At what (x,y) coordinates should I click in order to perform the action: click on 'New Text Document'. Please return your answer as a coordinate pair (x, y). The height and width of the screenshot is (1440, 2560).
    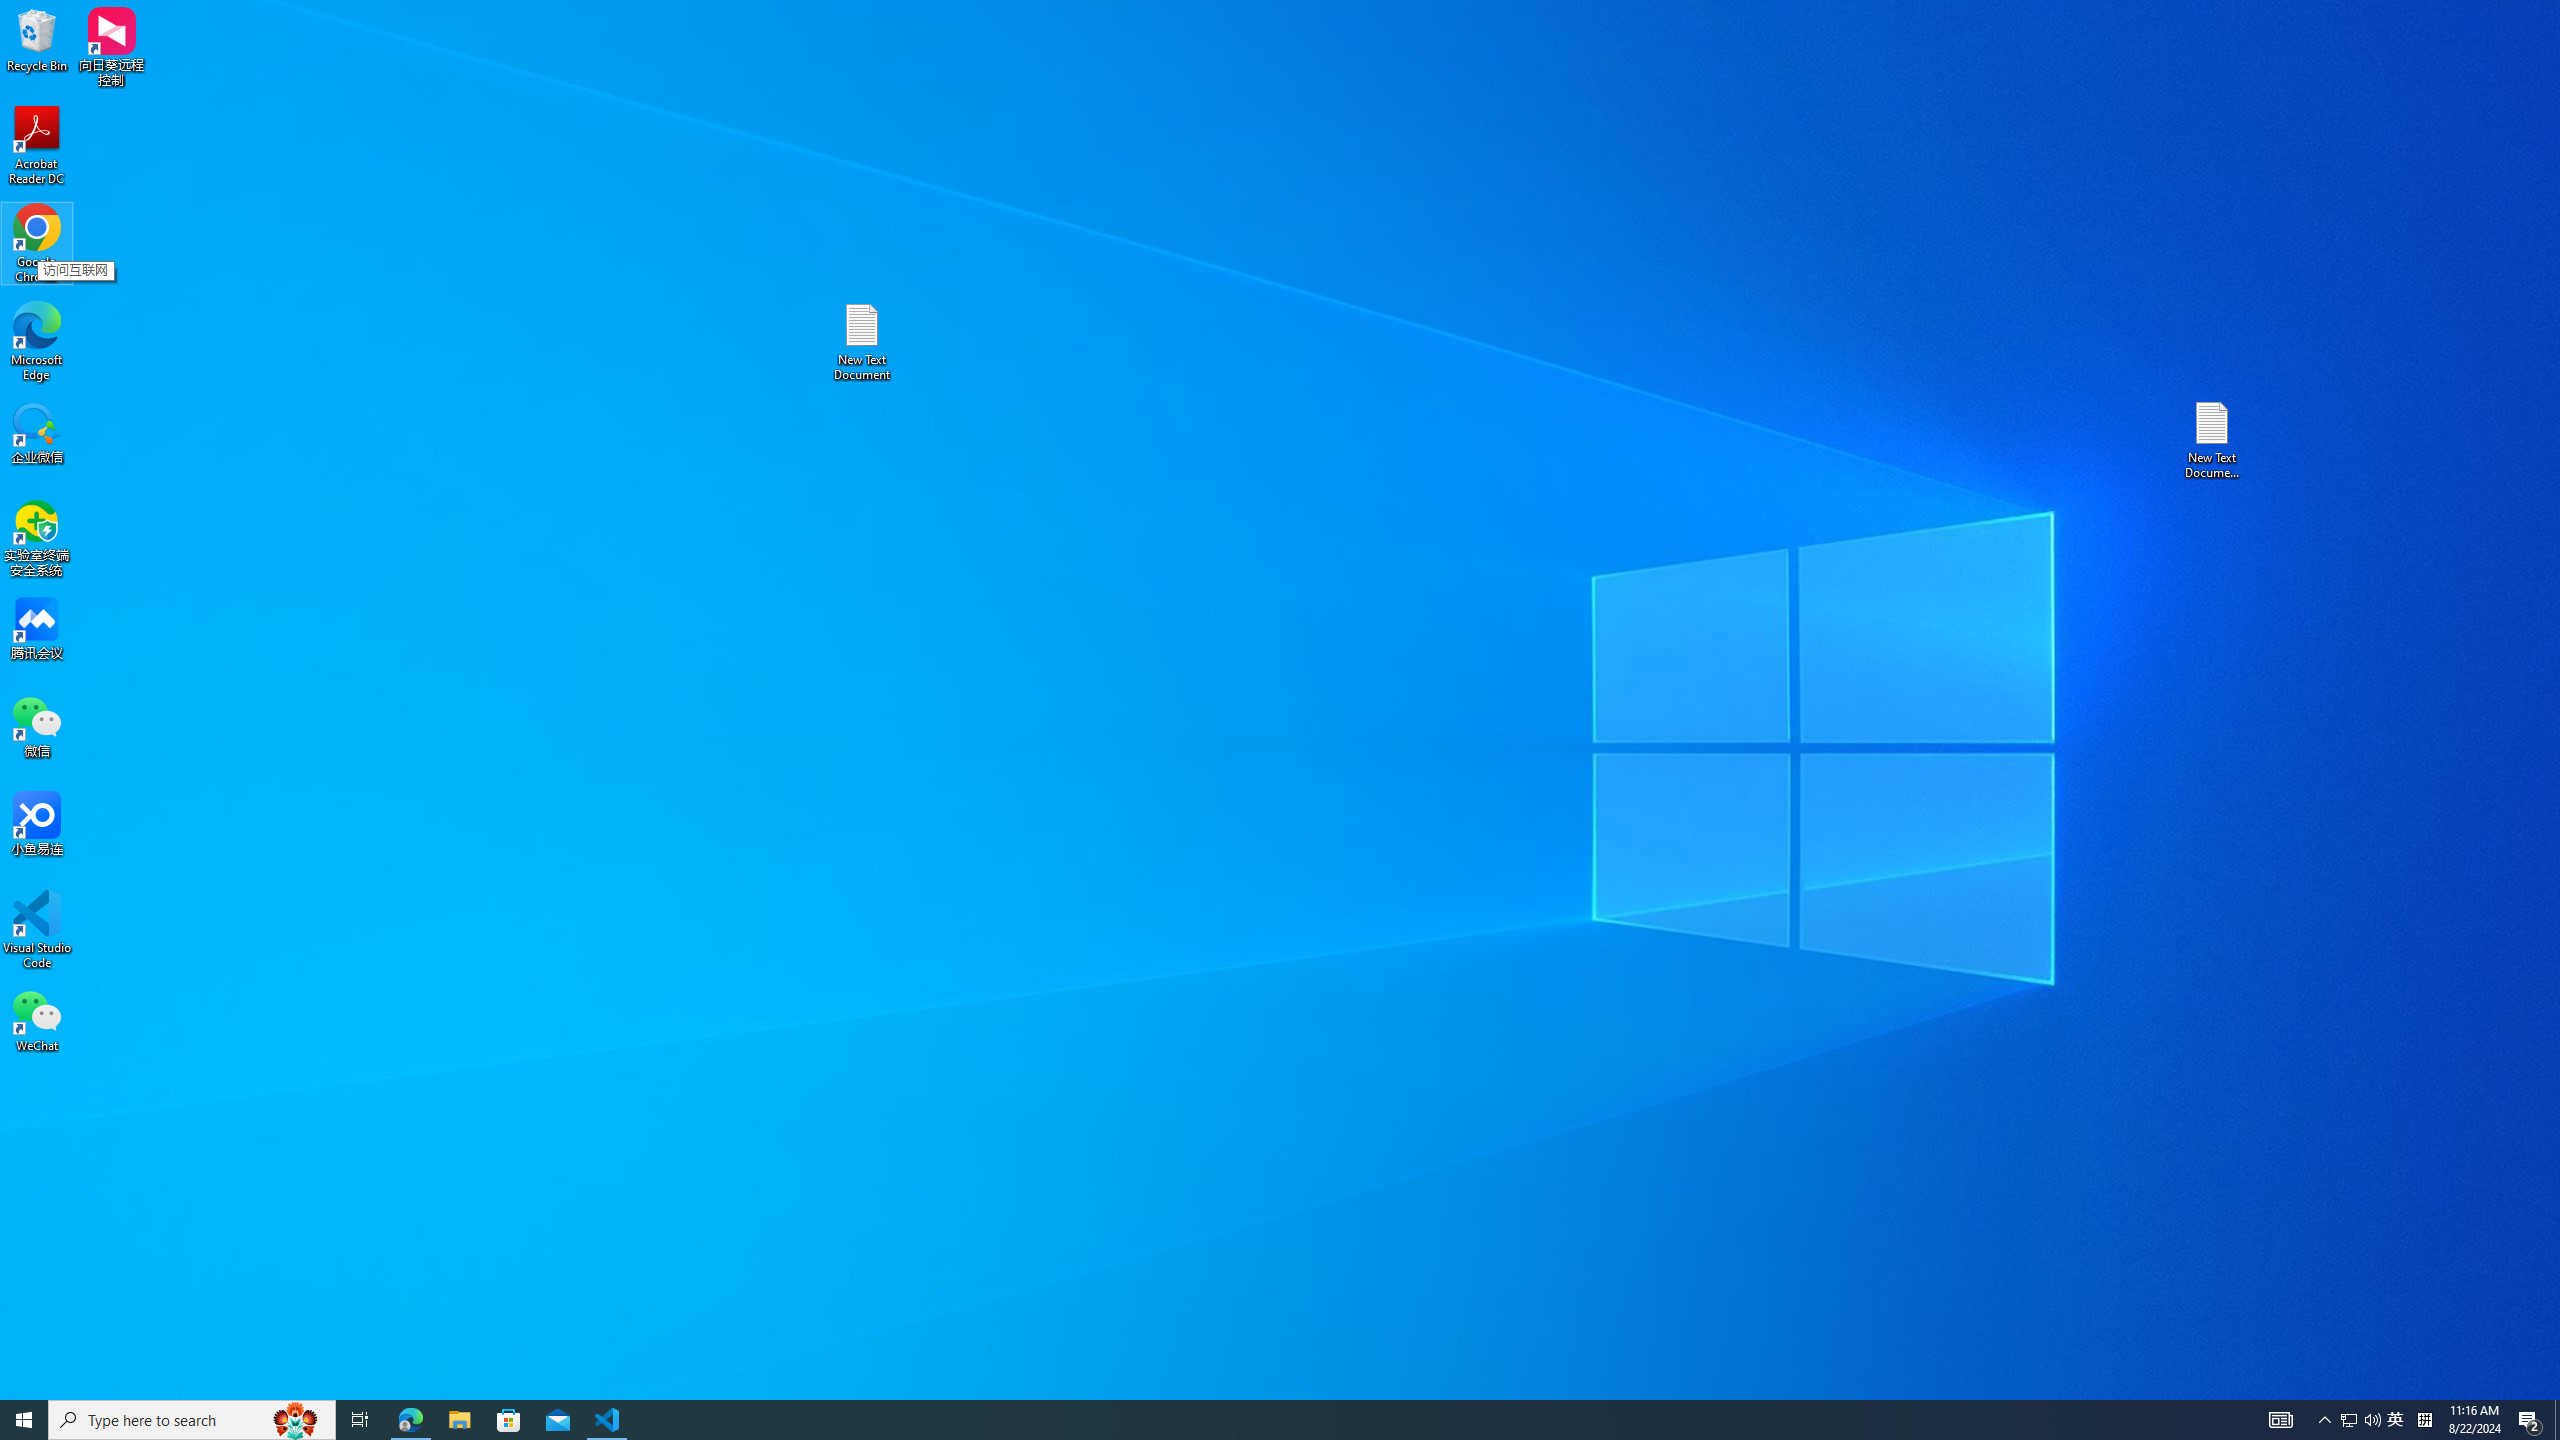
    Looking at the image, I should click on (860, 341).